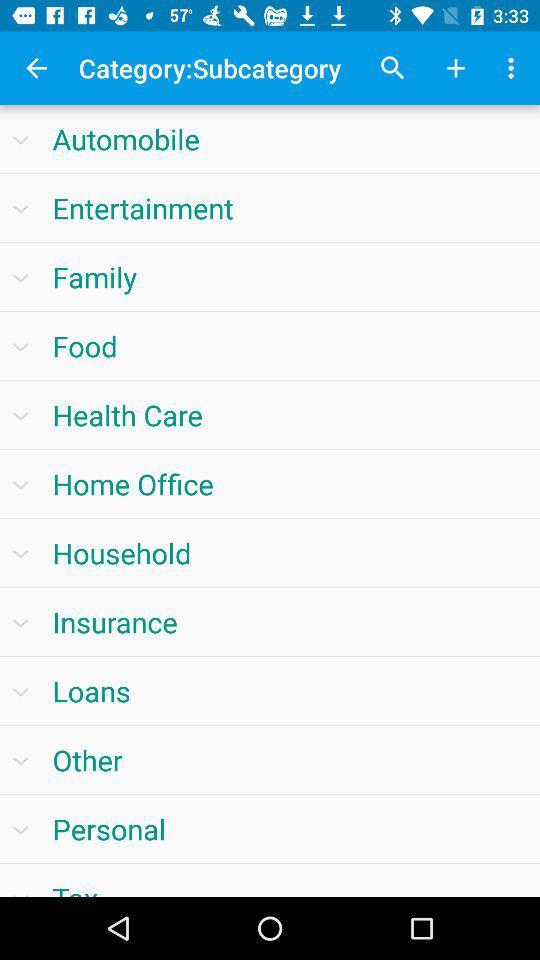 This screenshot has width=540, height=960. I want to click on the app to the right of the category:subcategory item, so click(393, 68).